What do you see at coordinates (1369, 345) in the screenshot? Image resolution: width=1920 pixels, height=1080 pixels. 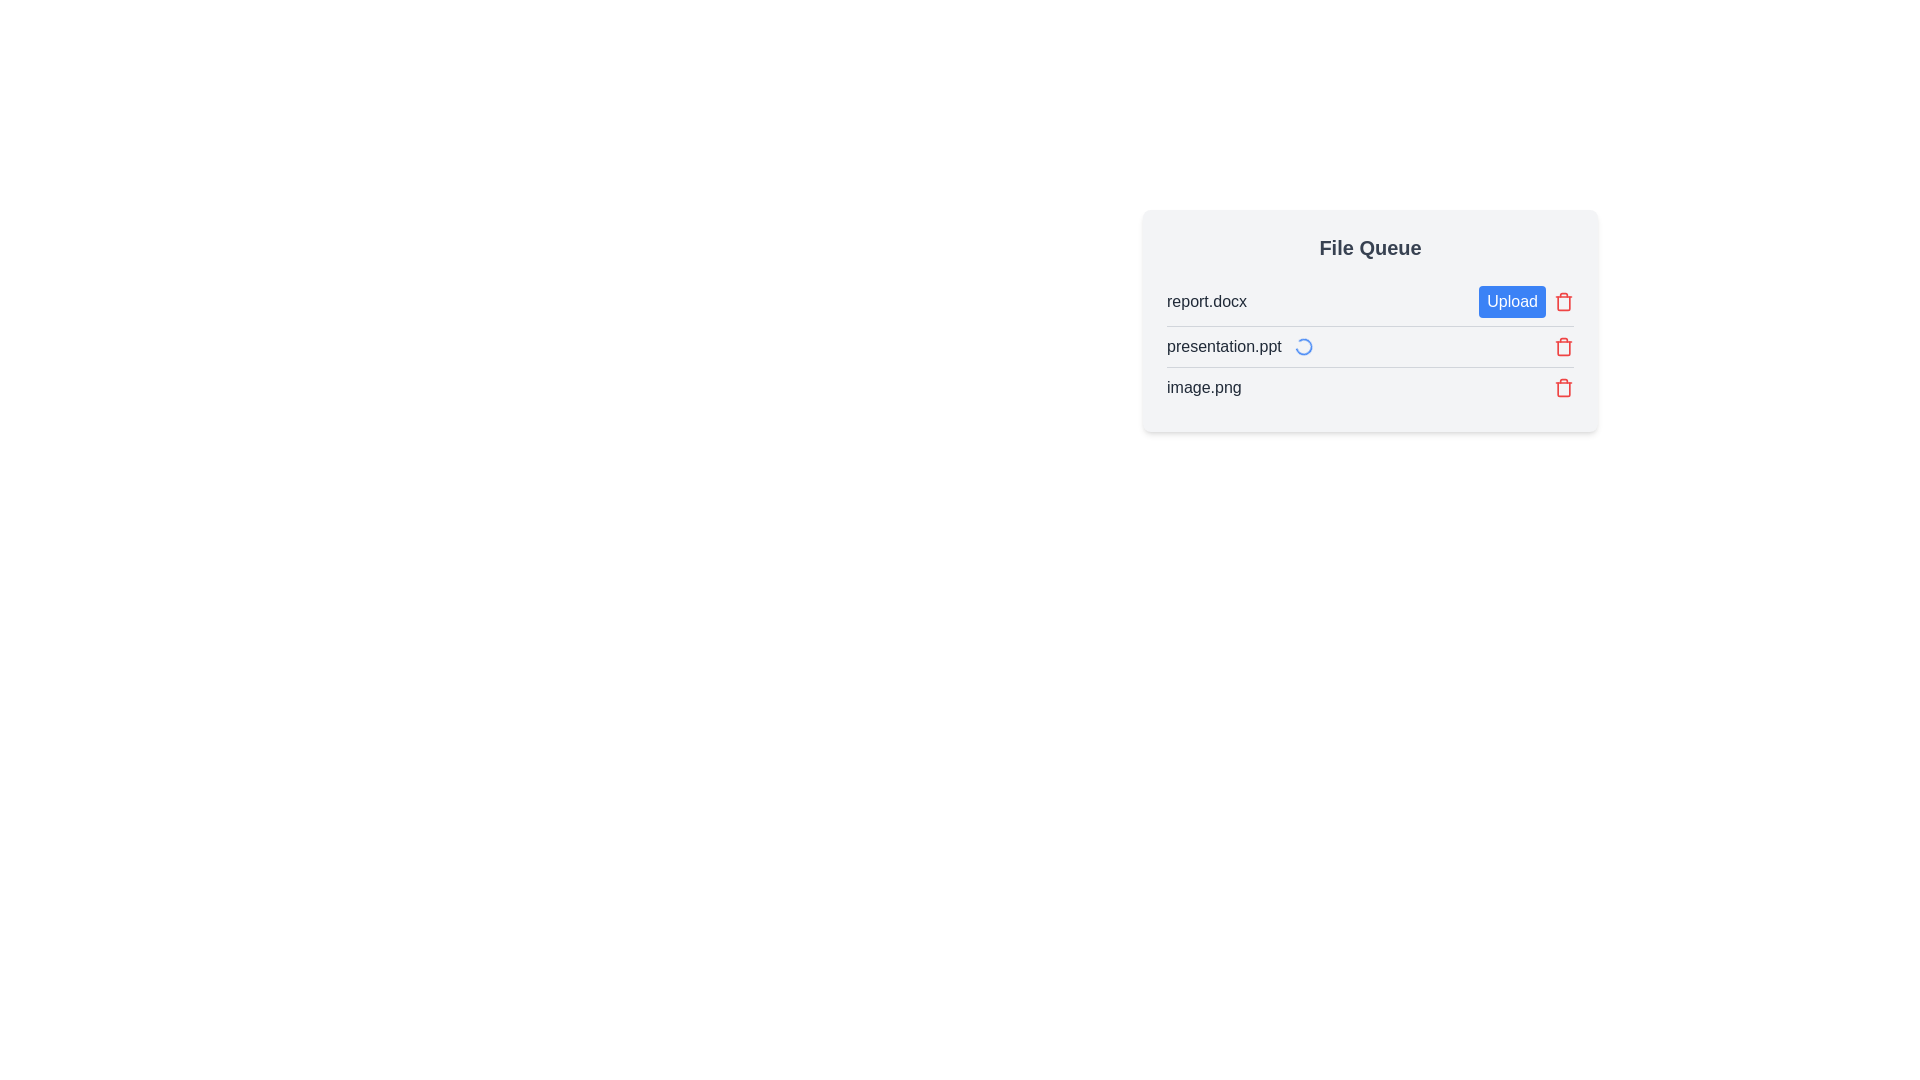 I see `the file name 'presentation.ppt' in the second row of the file list` at bounding box center [1369, 345].